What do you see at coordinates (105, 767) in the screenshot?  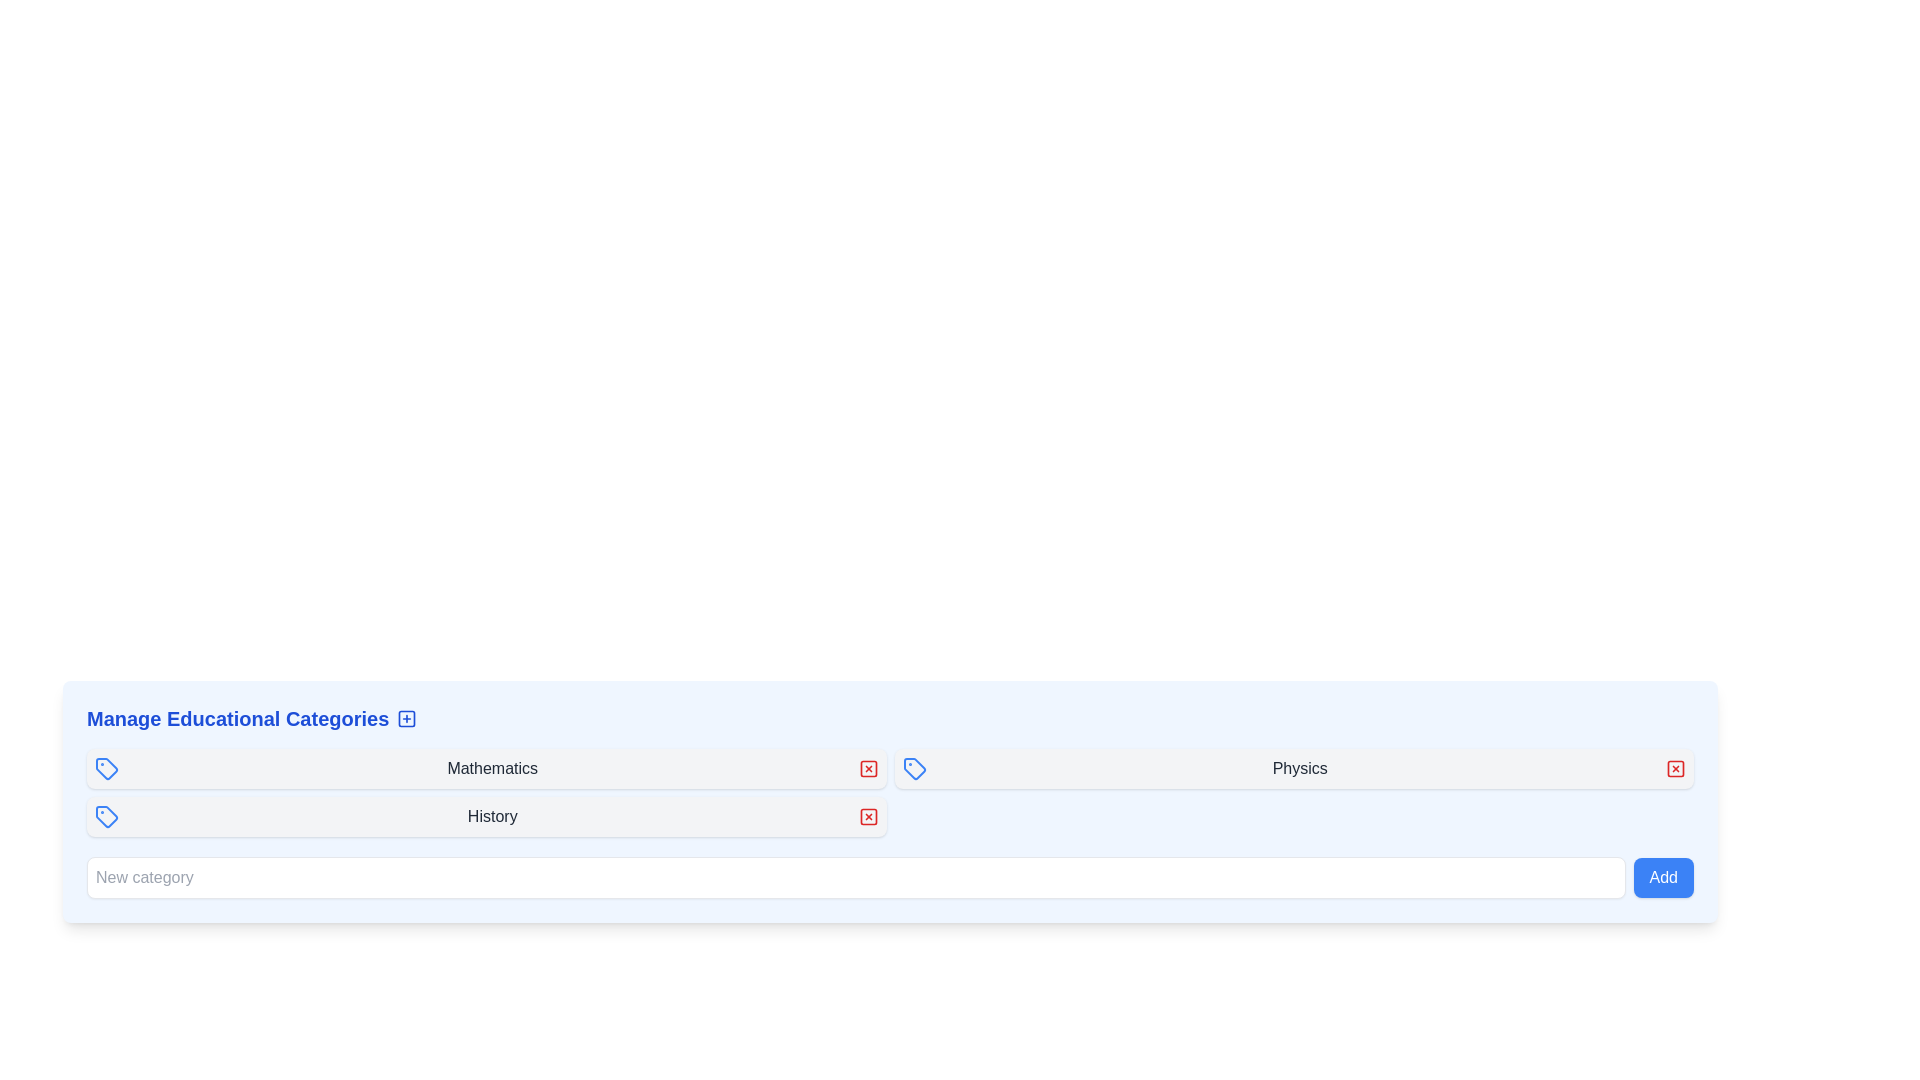 I see `the first icon representing the 'Mathematics' entry in the educational categories list` at bounding box center [105, 767].